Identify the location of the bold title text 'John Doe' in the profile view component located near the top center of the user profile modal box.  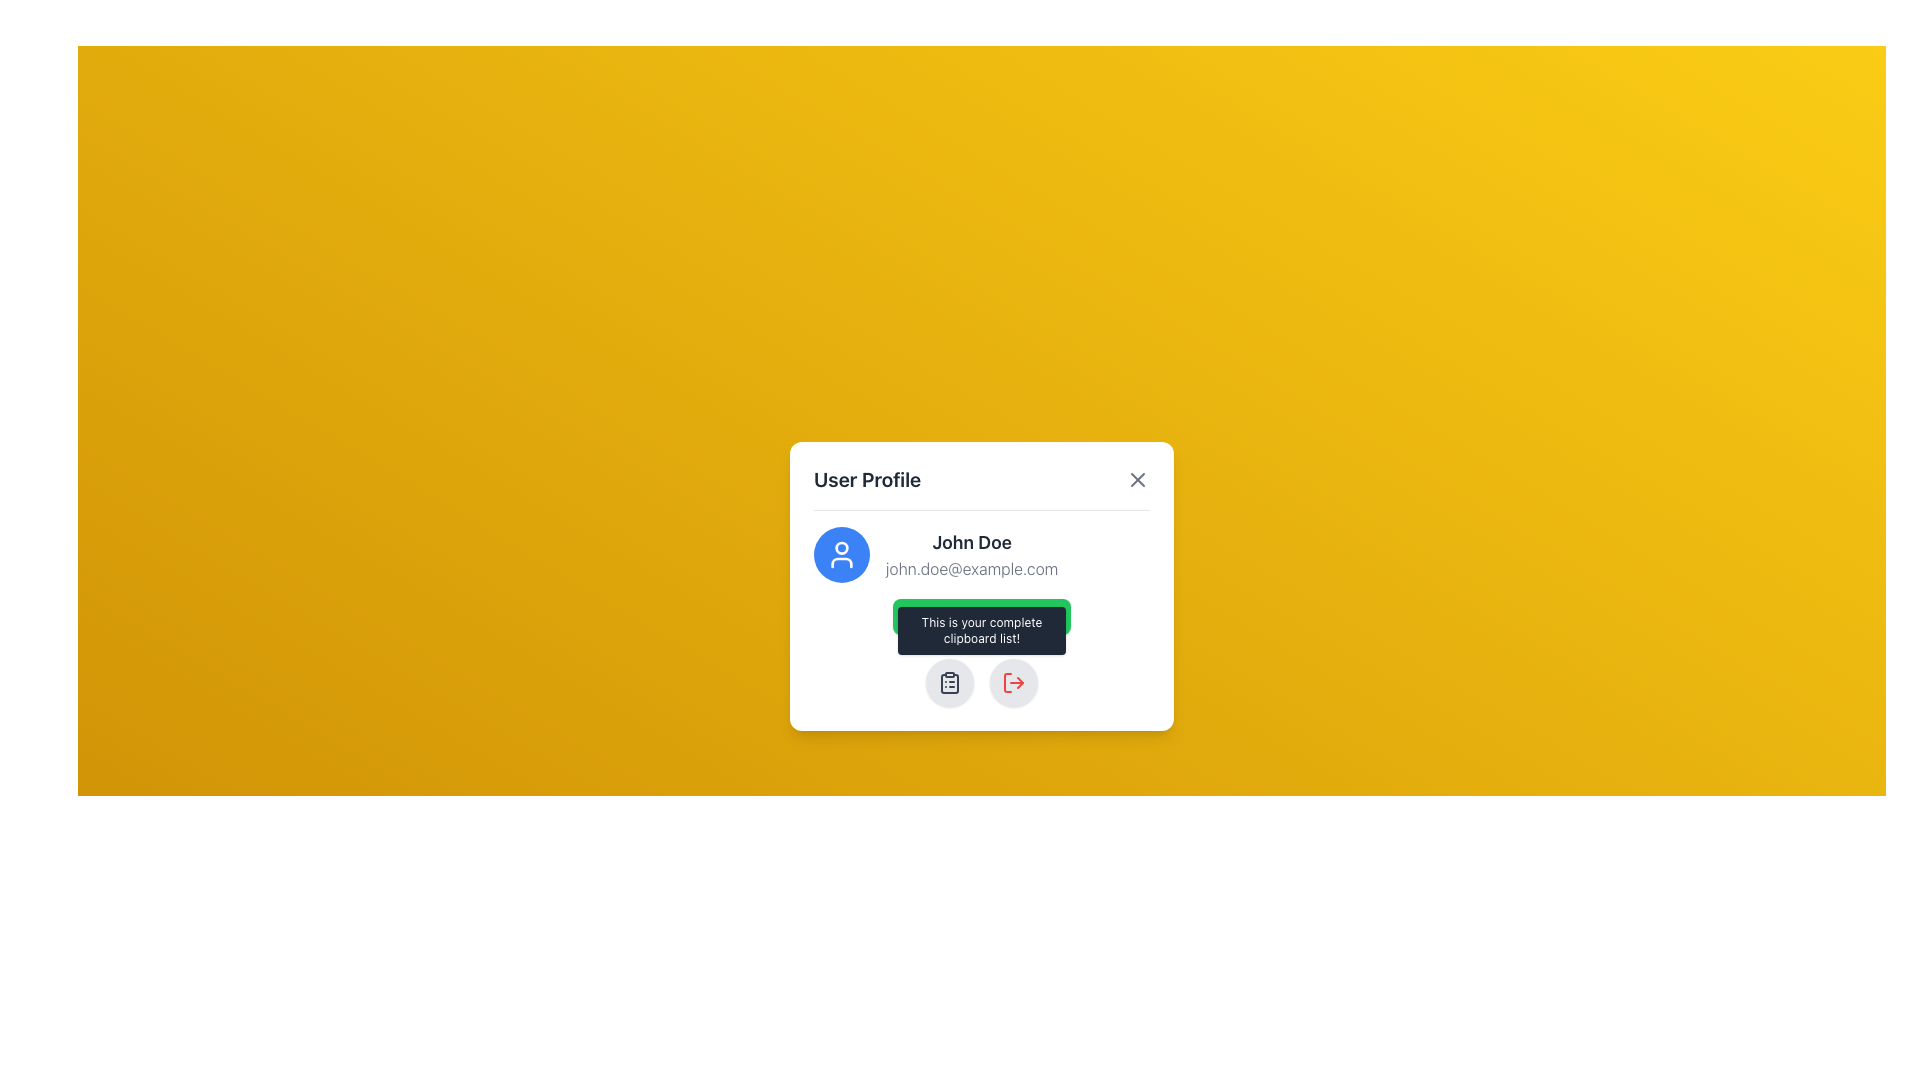
(982, 554).